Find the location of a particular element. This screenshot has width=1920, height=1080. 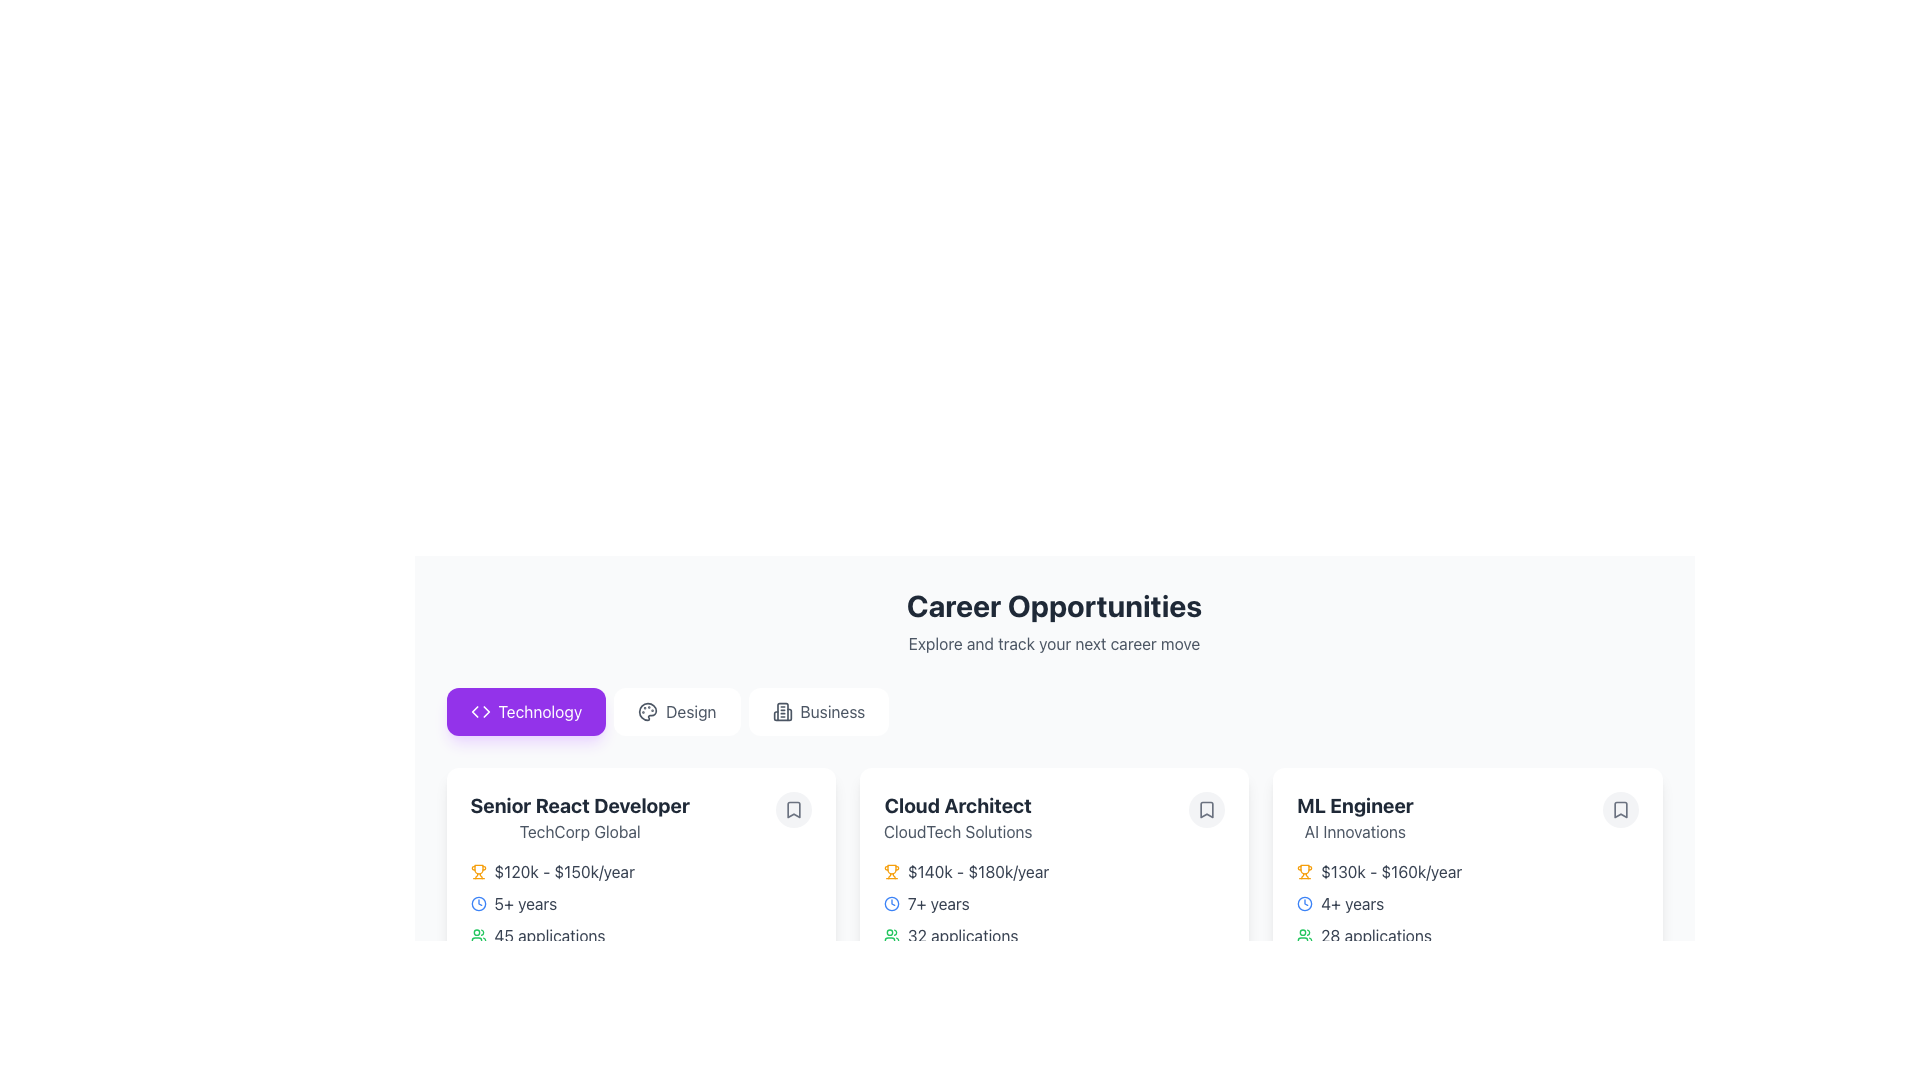

the '4+ years' text element in the 'ML Engineer' job posting card is located at coordinates (1352, 903).